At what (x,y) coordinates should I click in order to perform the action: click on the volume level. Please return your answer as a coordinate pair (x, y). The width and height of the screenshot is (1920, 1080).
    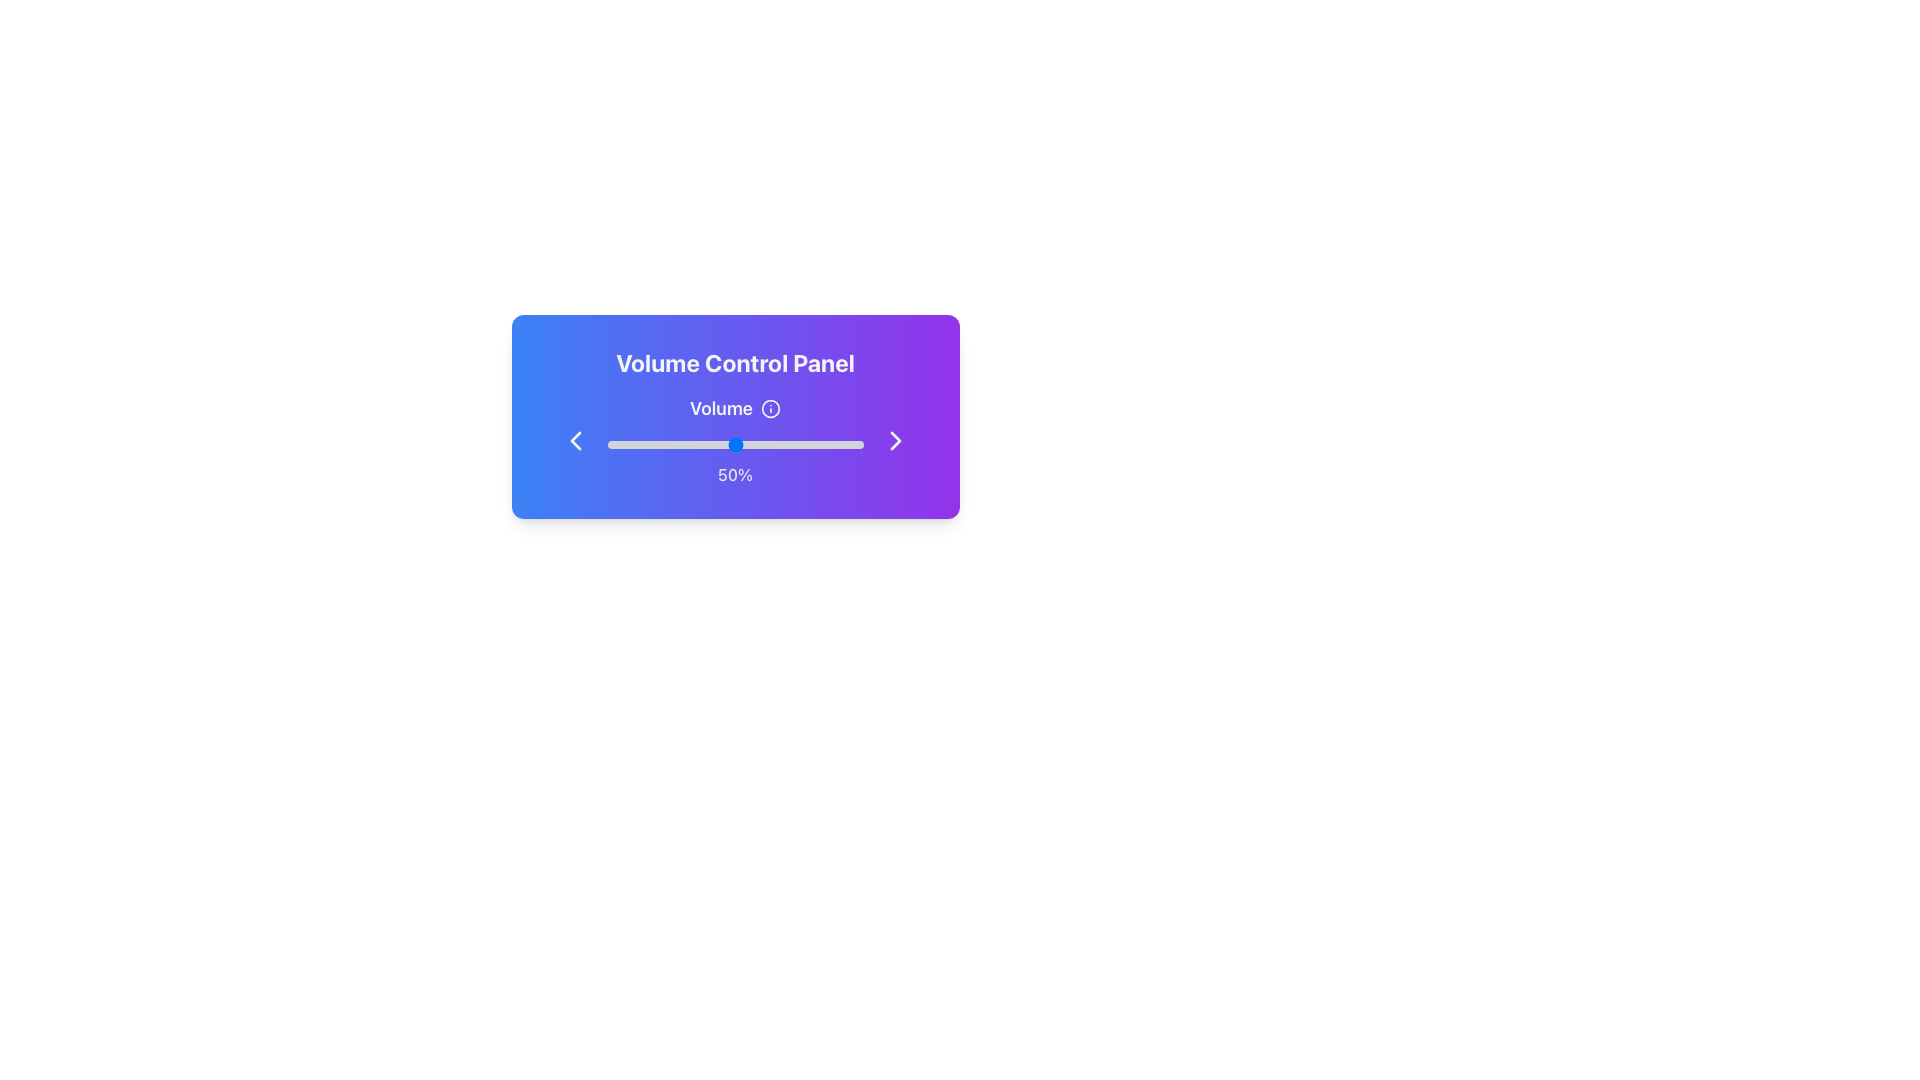
    Looking at the image, I should click on (845, 443).